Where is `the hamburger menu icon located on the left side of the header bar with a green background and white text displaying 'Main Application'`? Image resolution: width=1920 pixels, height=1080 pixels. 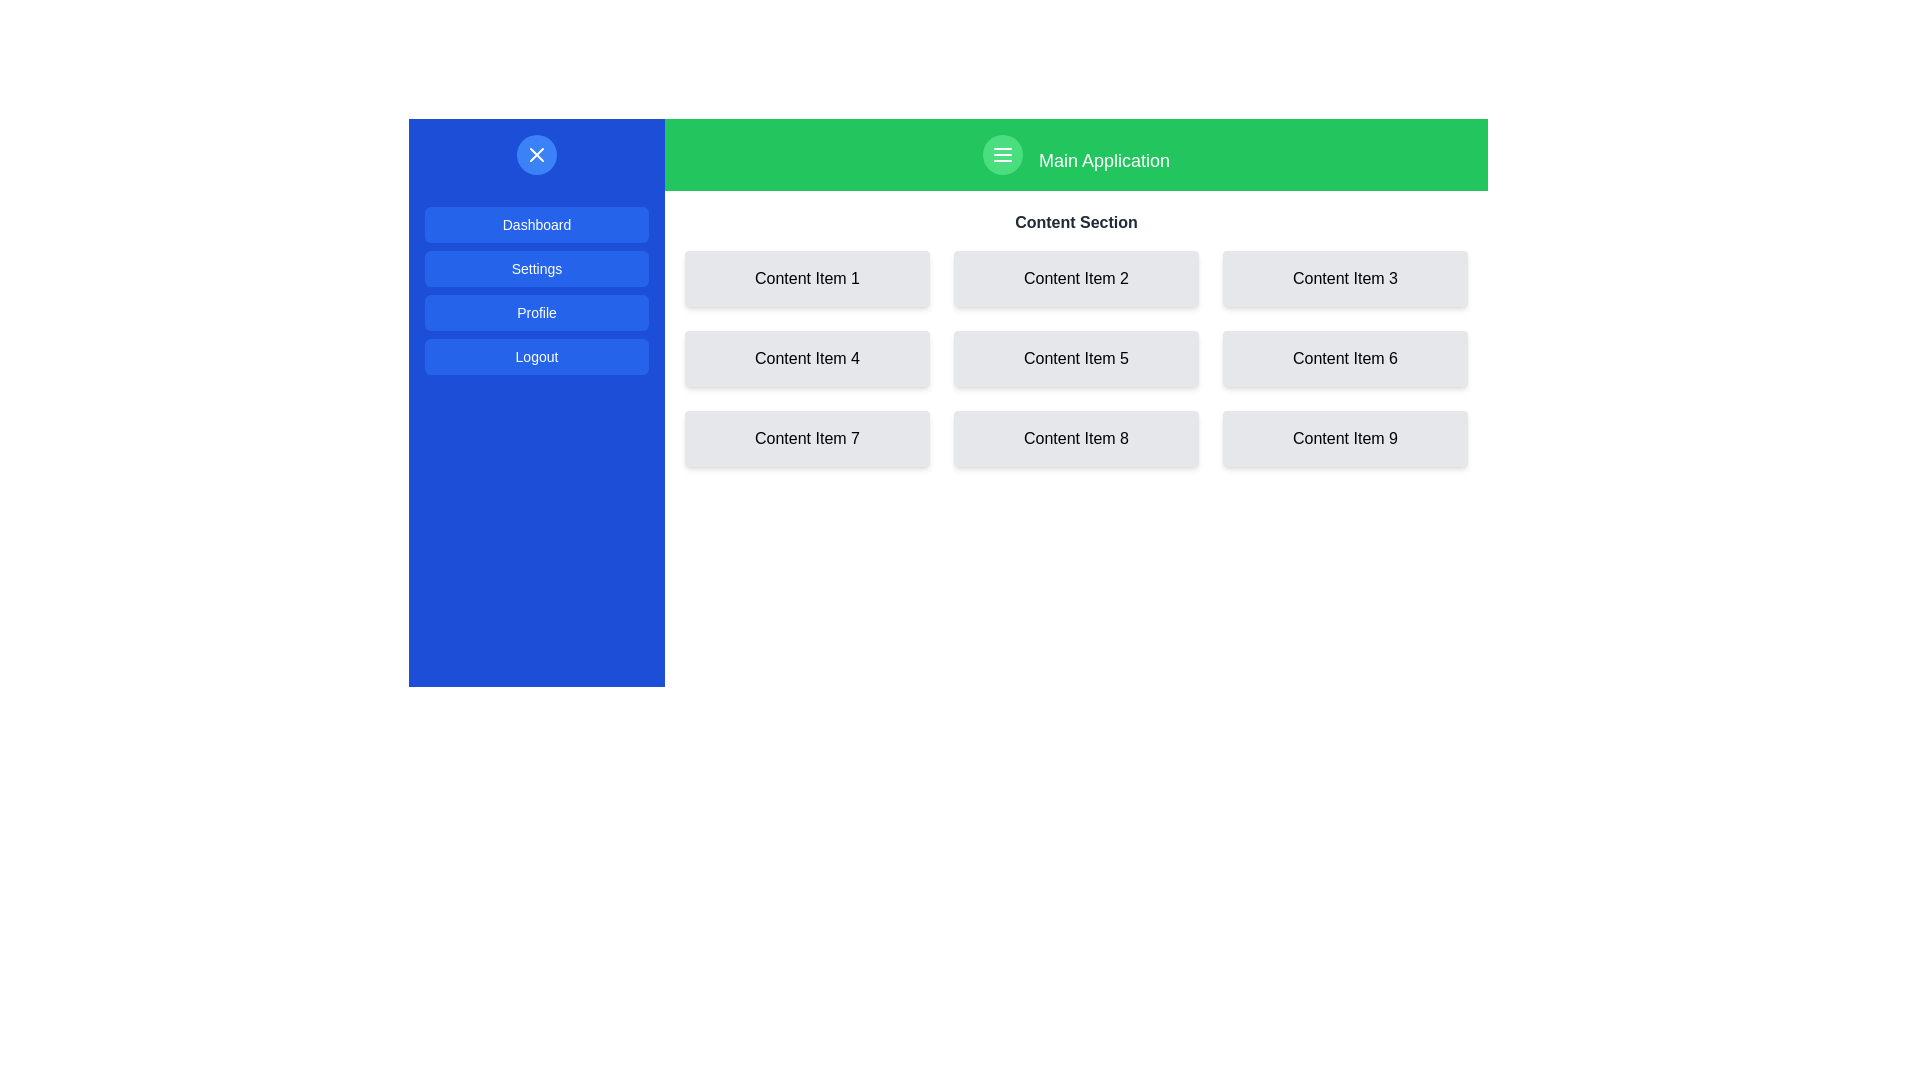 the hamburger menu icon located on the left side of the header bar with a green background and white text displaying 'Main Application' is located at coordinates (1075, 153).